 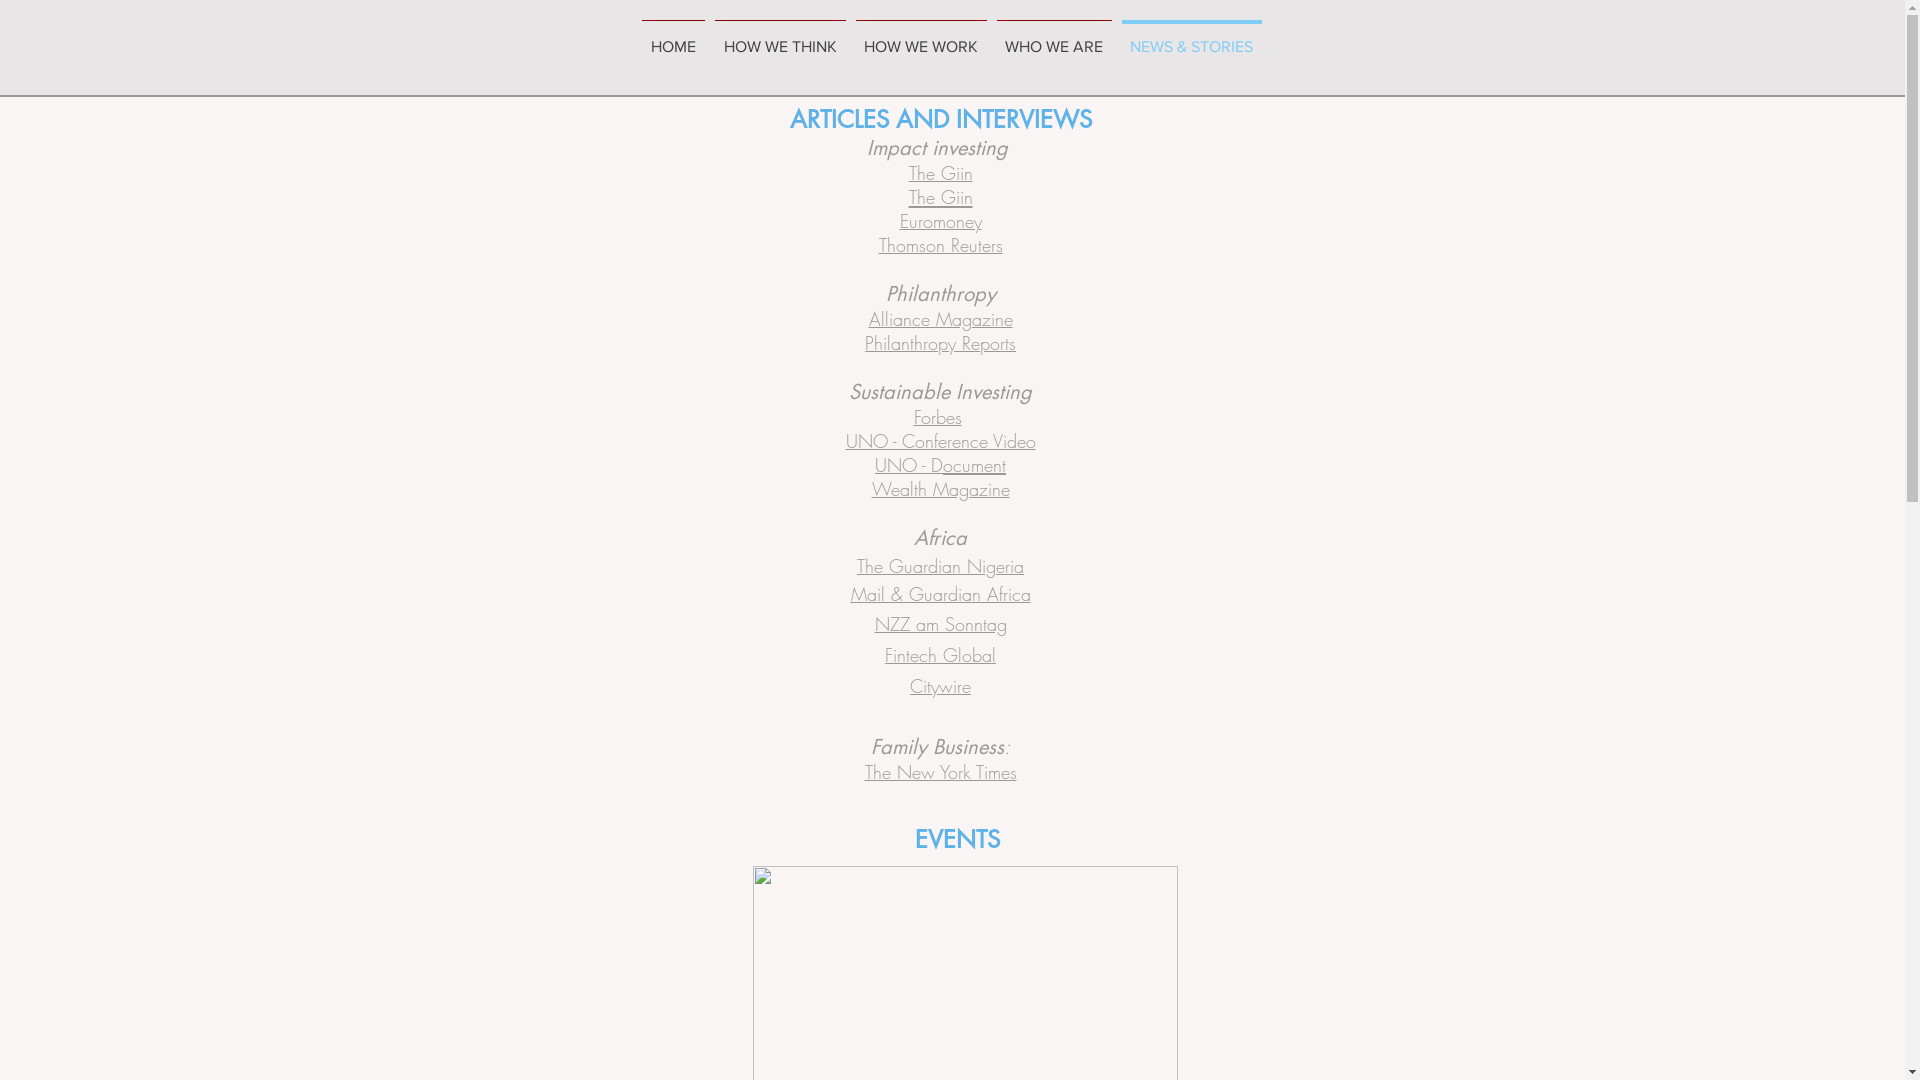 I want to click on 'Fintech Global', so click(x=939, y=655).